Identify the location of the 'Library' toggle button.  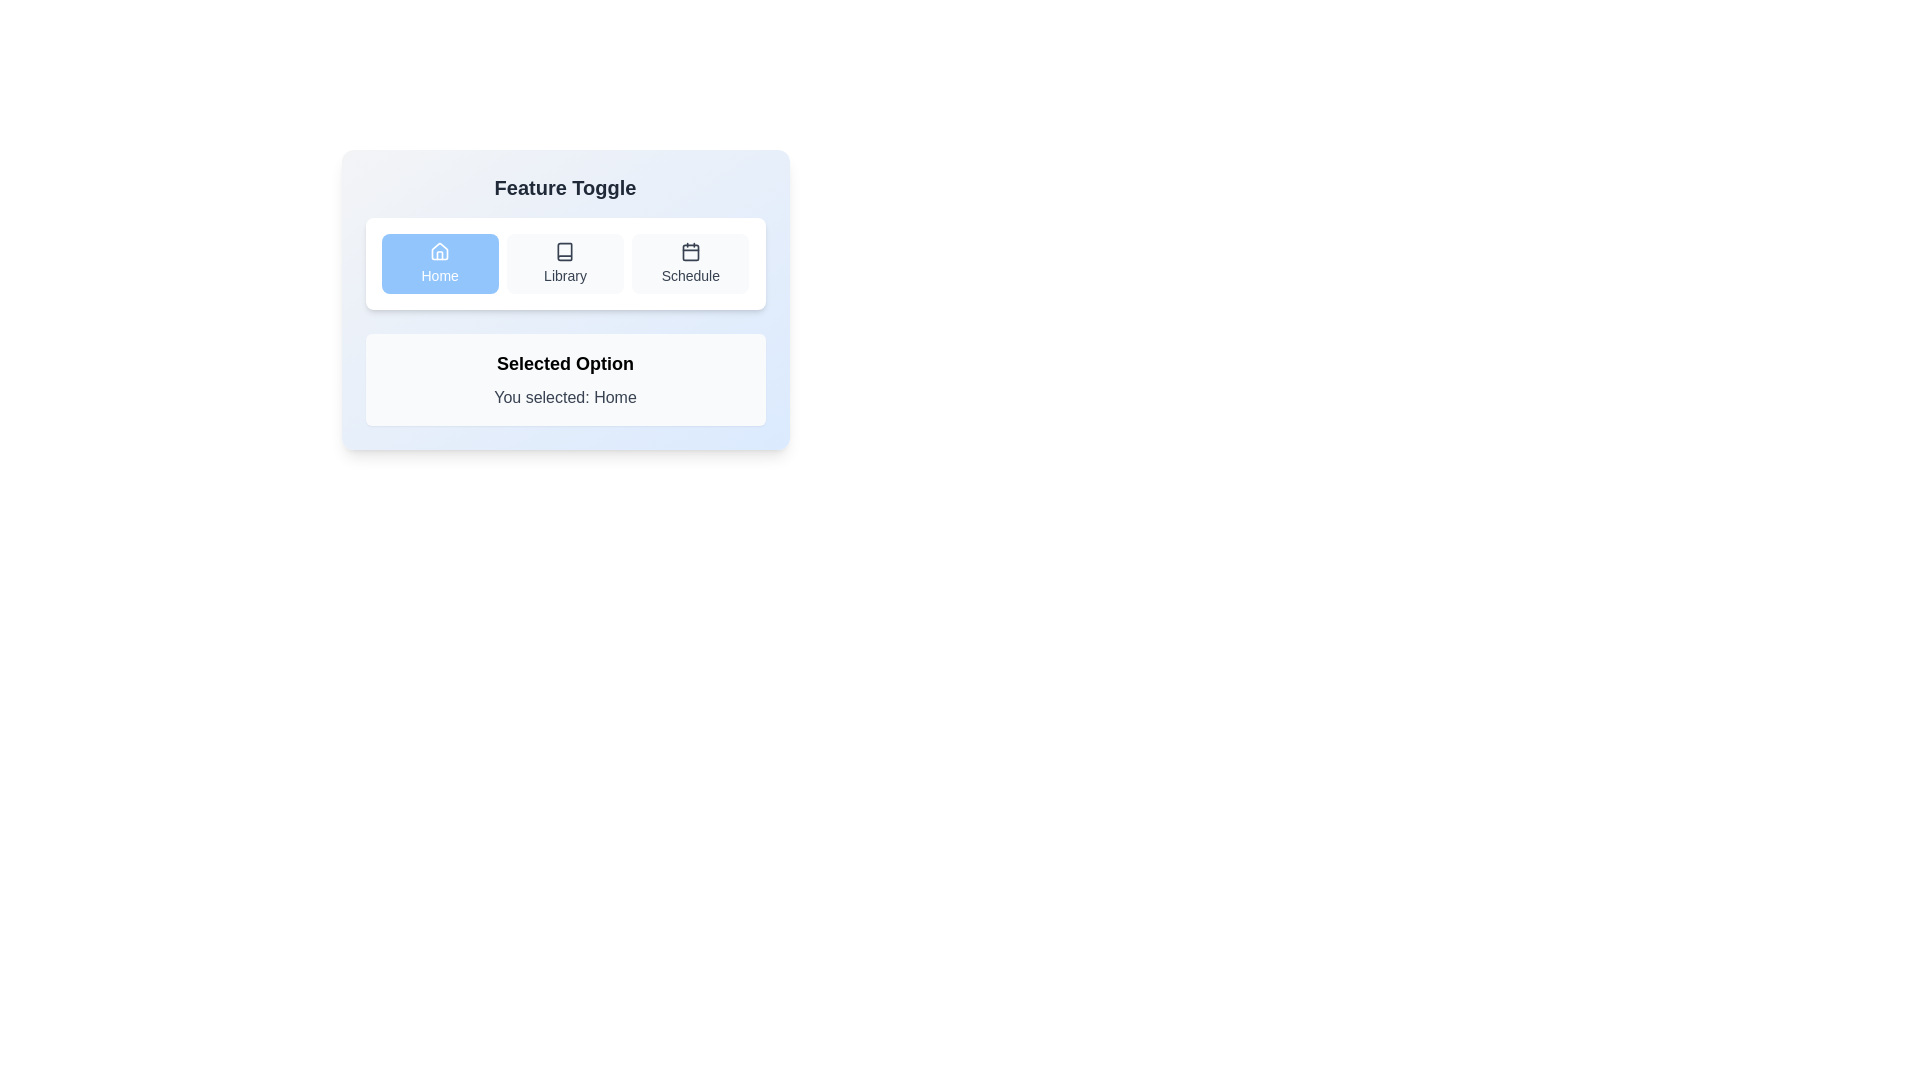
(564, 262).